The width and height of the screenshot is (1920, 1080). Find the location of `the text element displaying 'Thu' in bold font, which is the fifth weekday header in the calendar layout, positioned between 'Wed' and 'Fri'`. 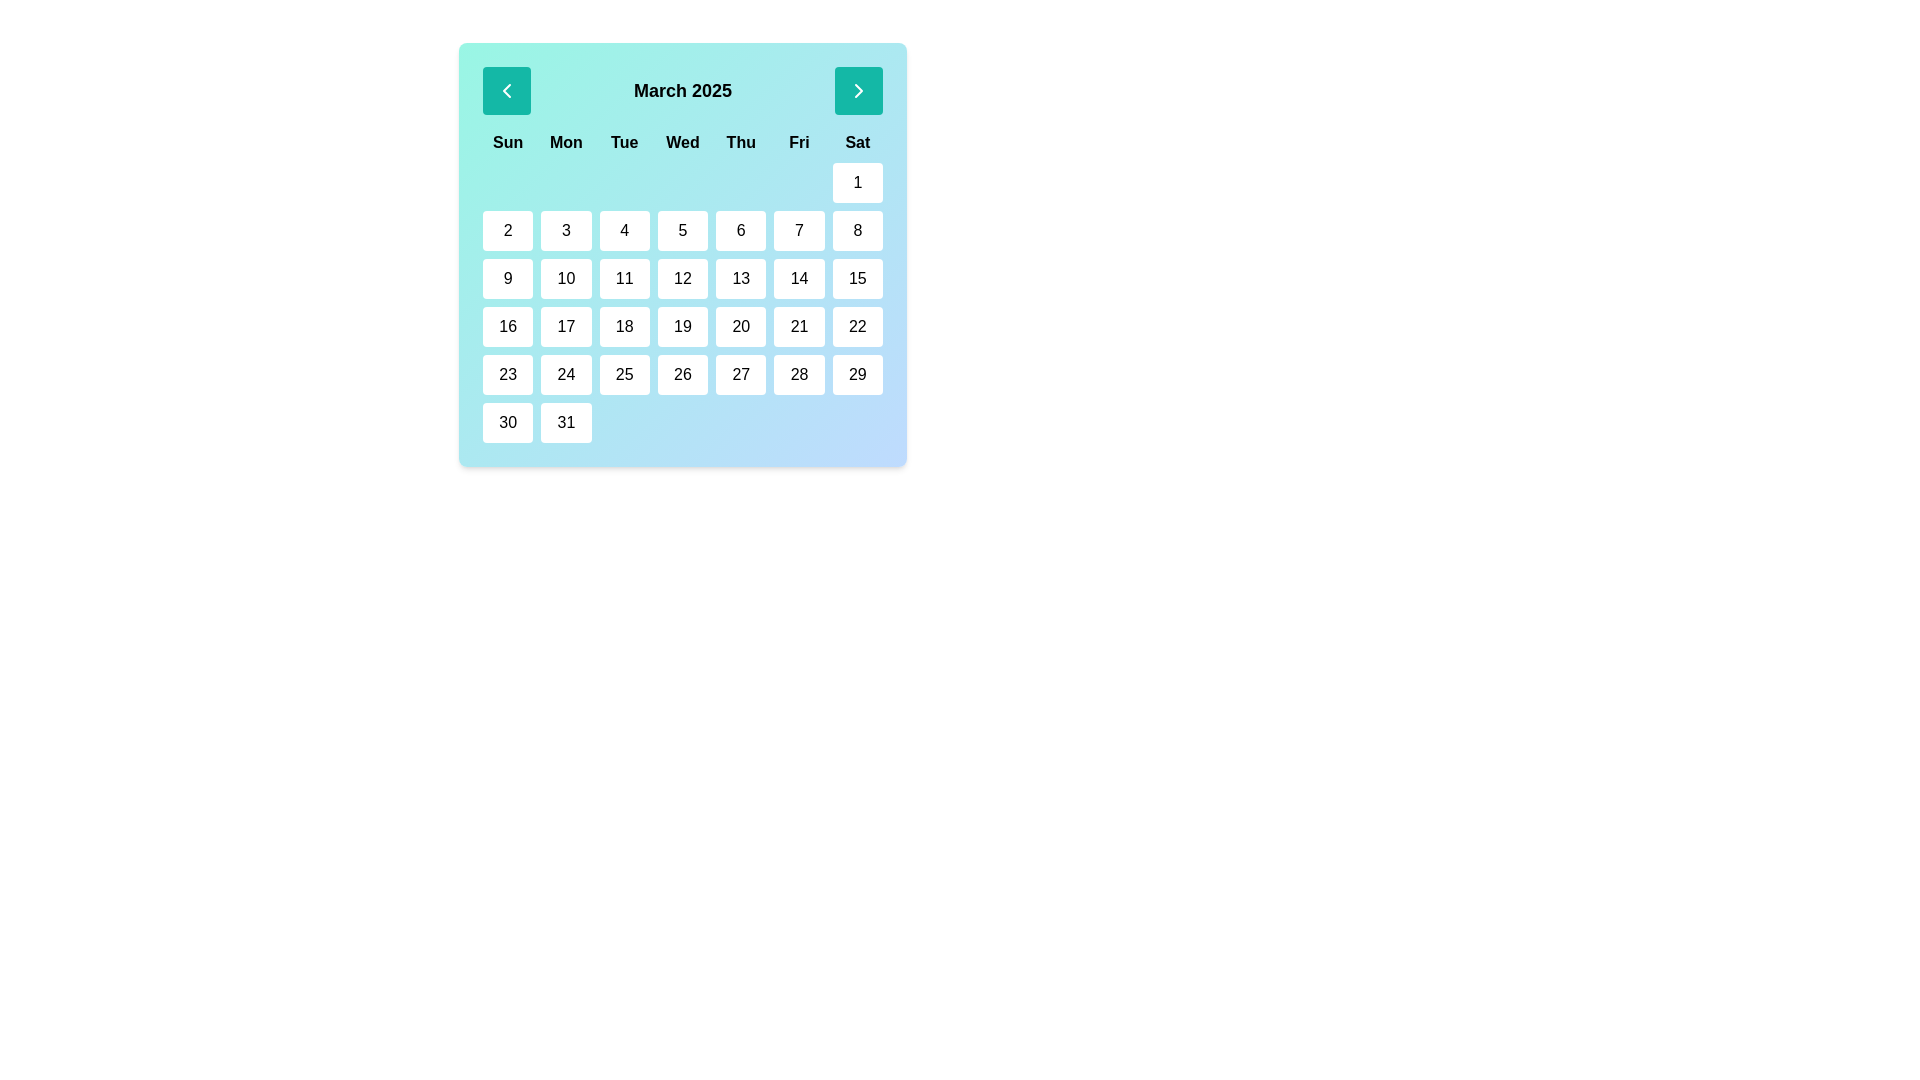

the text element displaying 'Thu' in bold font, which is the fifth weekday header in the calendar layout, positioned between 'Wed' and 'Fri' is located at coordinates (740, 141).